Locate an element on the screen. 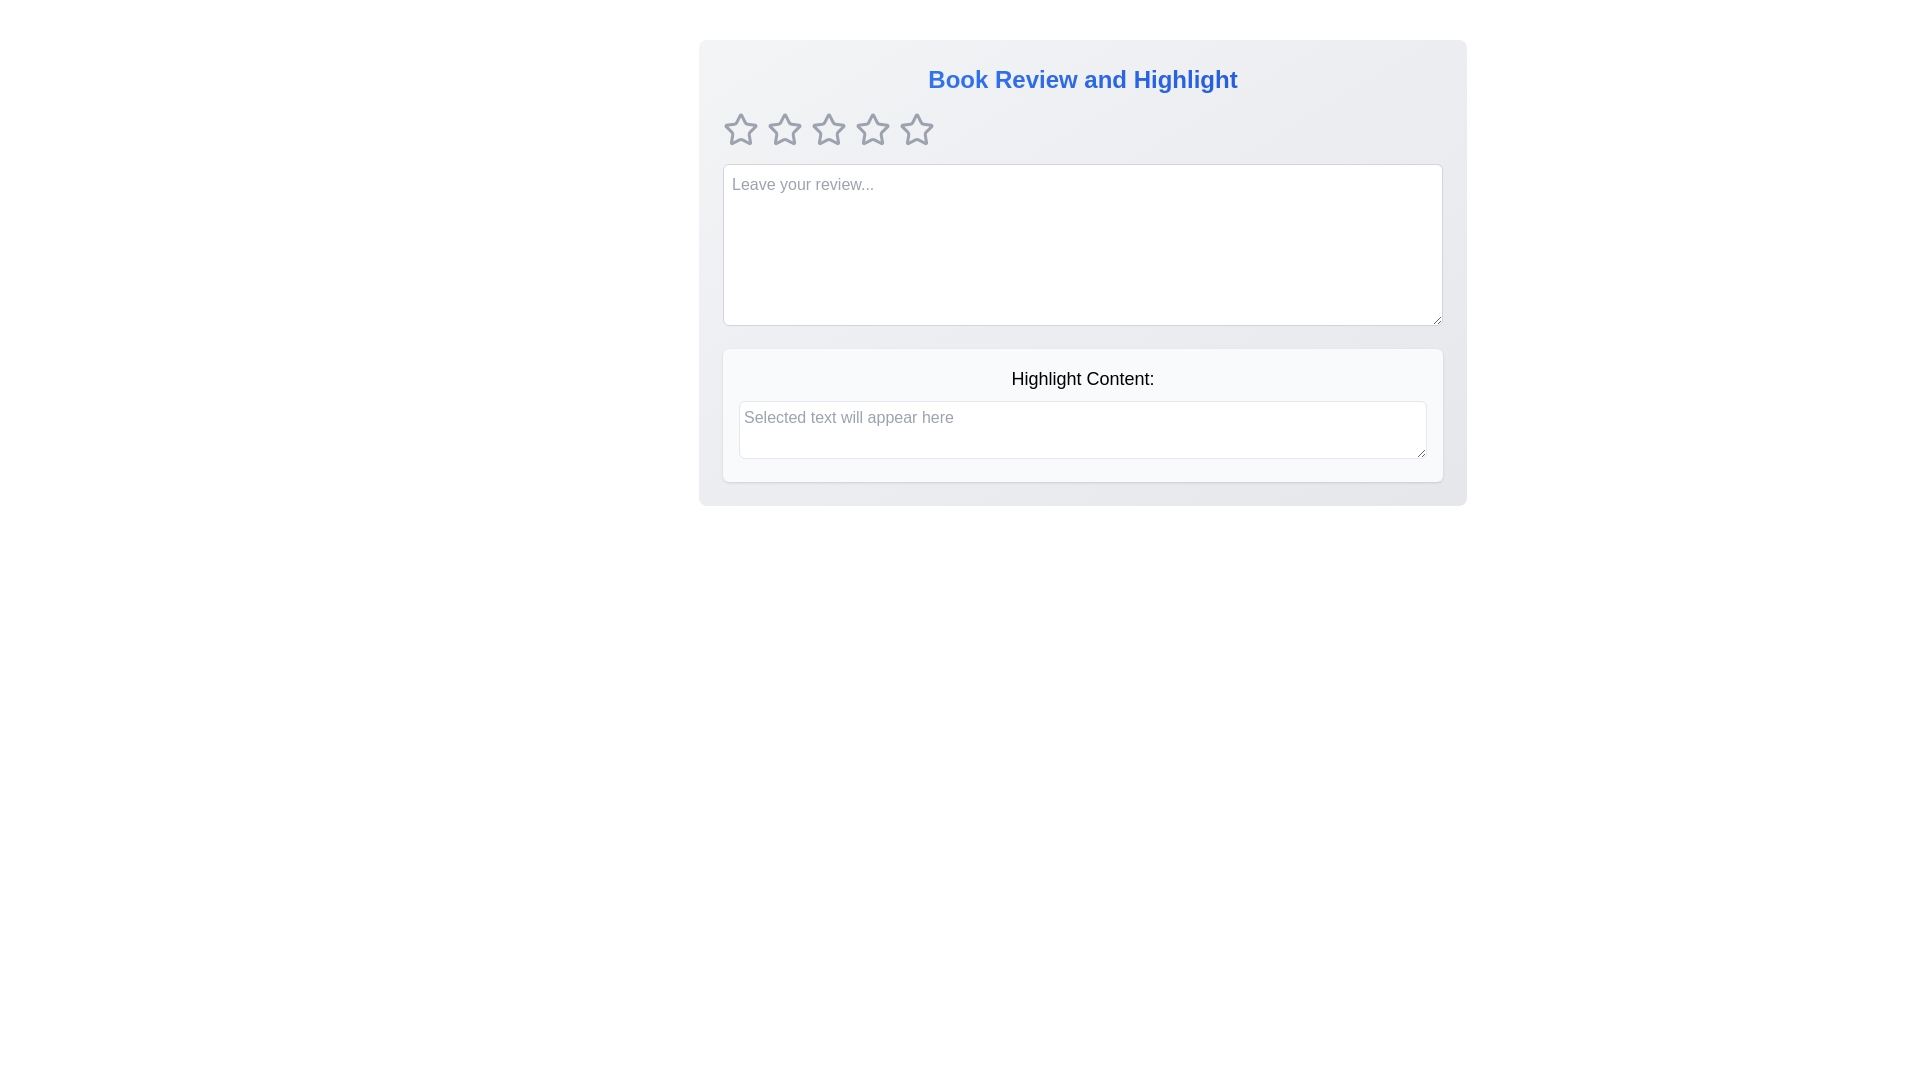 The height and width of the screenshot is (1080, 1920). the rating to 5 stars by clicking on the corresponding star icon is located at coordinates (915, 130).